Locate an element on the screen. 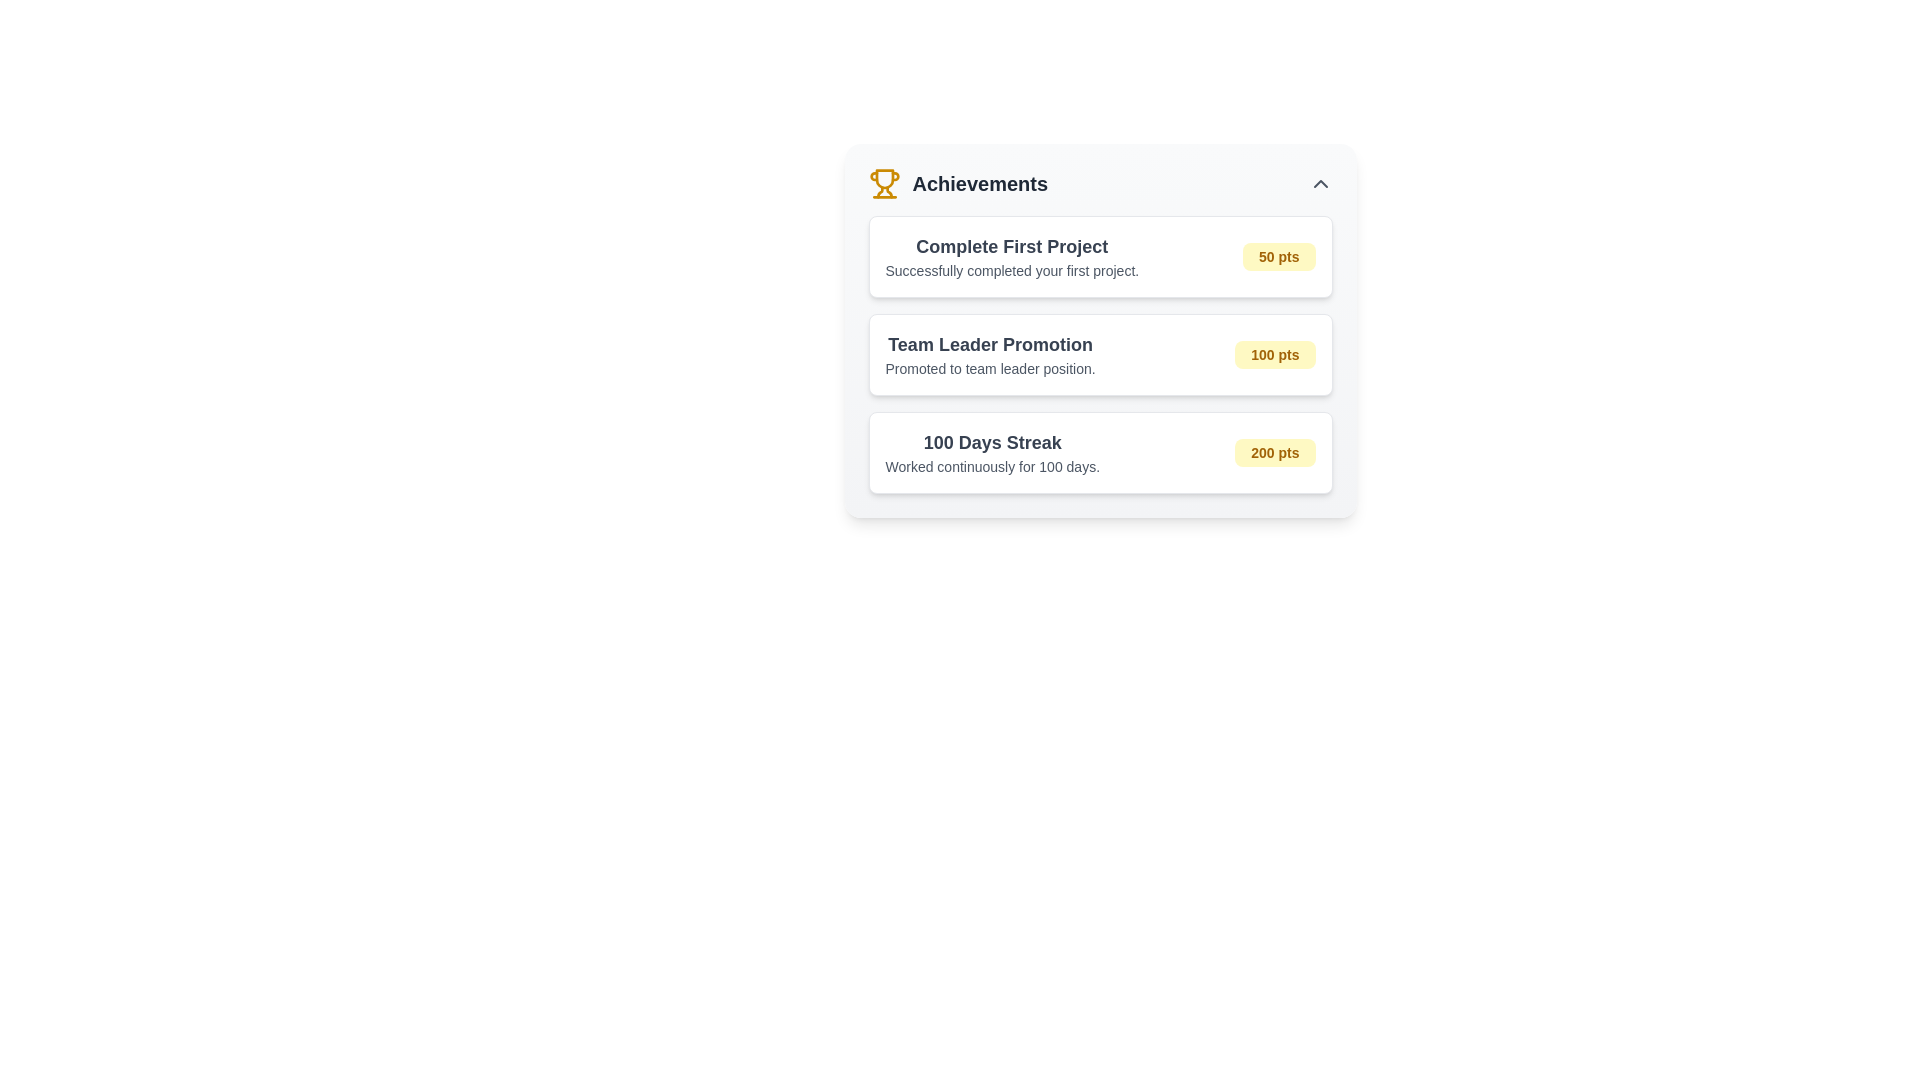 Image resolution: width=1920 pixels, height=1080 pixels. the text label that reads 'Successfully completed your first project.' which is contained within the card-like structure beneath the heading 'Complete First Project' is located at coordinates (1012, 270).